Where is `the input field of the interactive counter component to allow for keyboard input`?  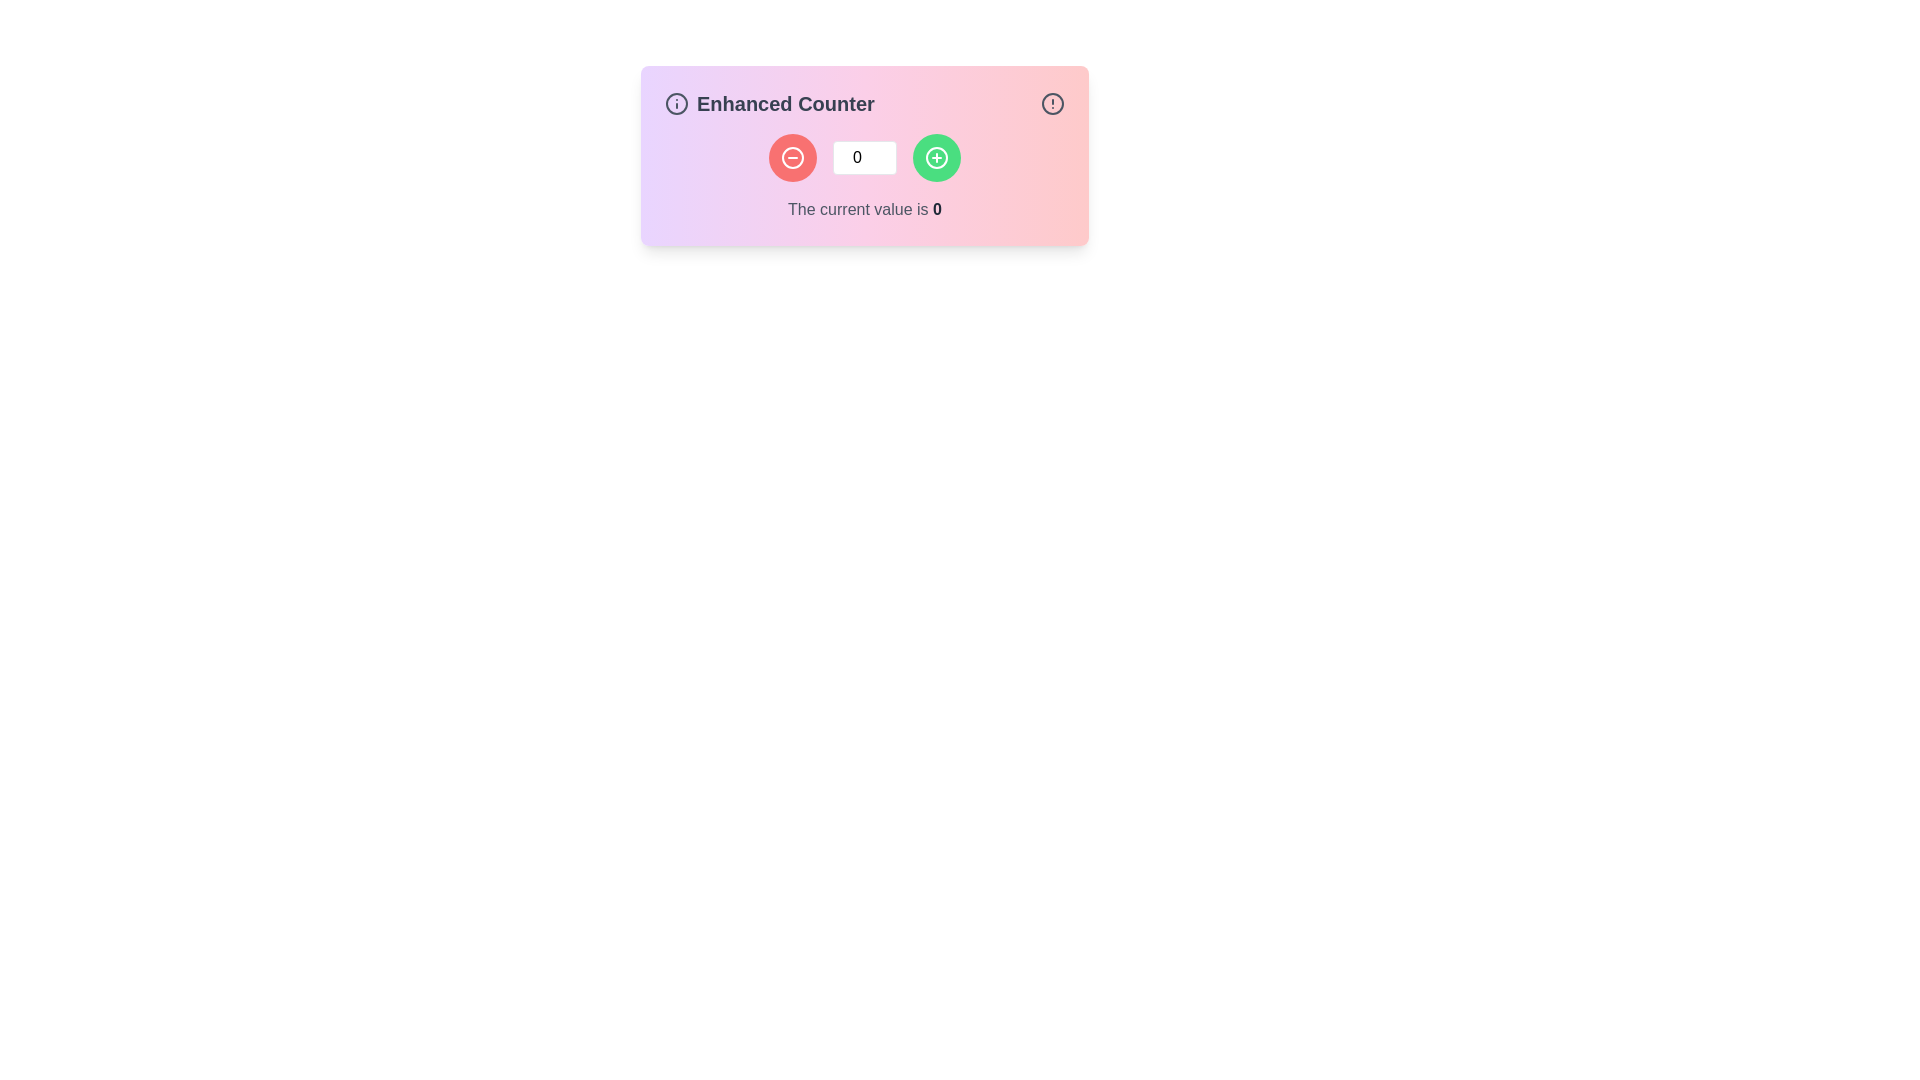
the input field of the interactive counter component to allow for keyboard input is located at coordinates (864, 154).